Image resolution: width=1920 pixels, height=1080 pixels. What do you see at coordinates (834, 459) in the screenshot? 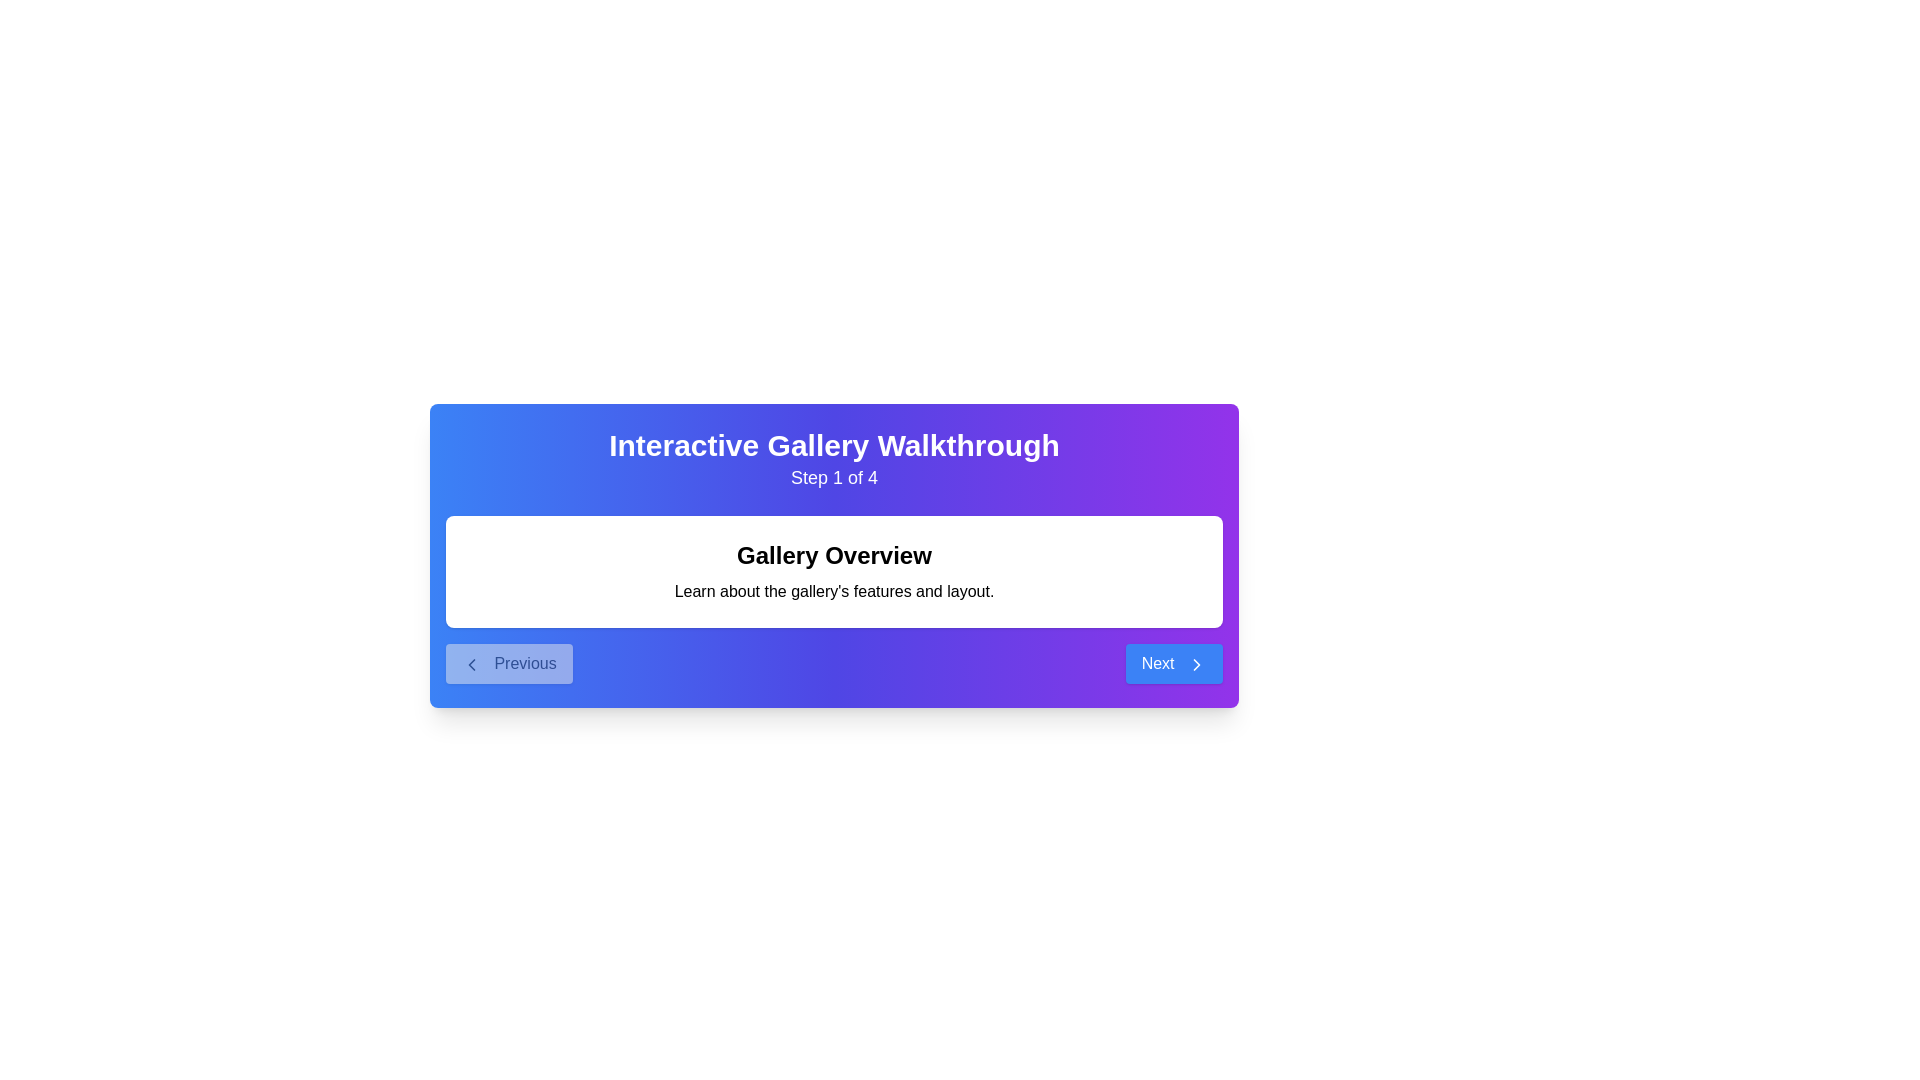
I see `the Text Display element that indicates progress information in the gallery walkthrough, located at the top of the rectangular card` at bounding box center [834, 459].